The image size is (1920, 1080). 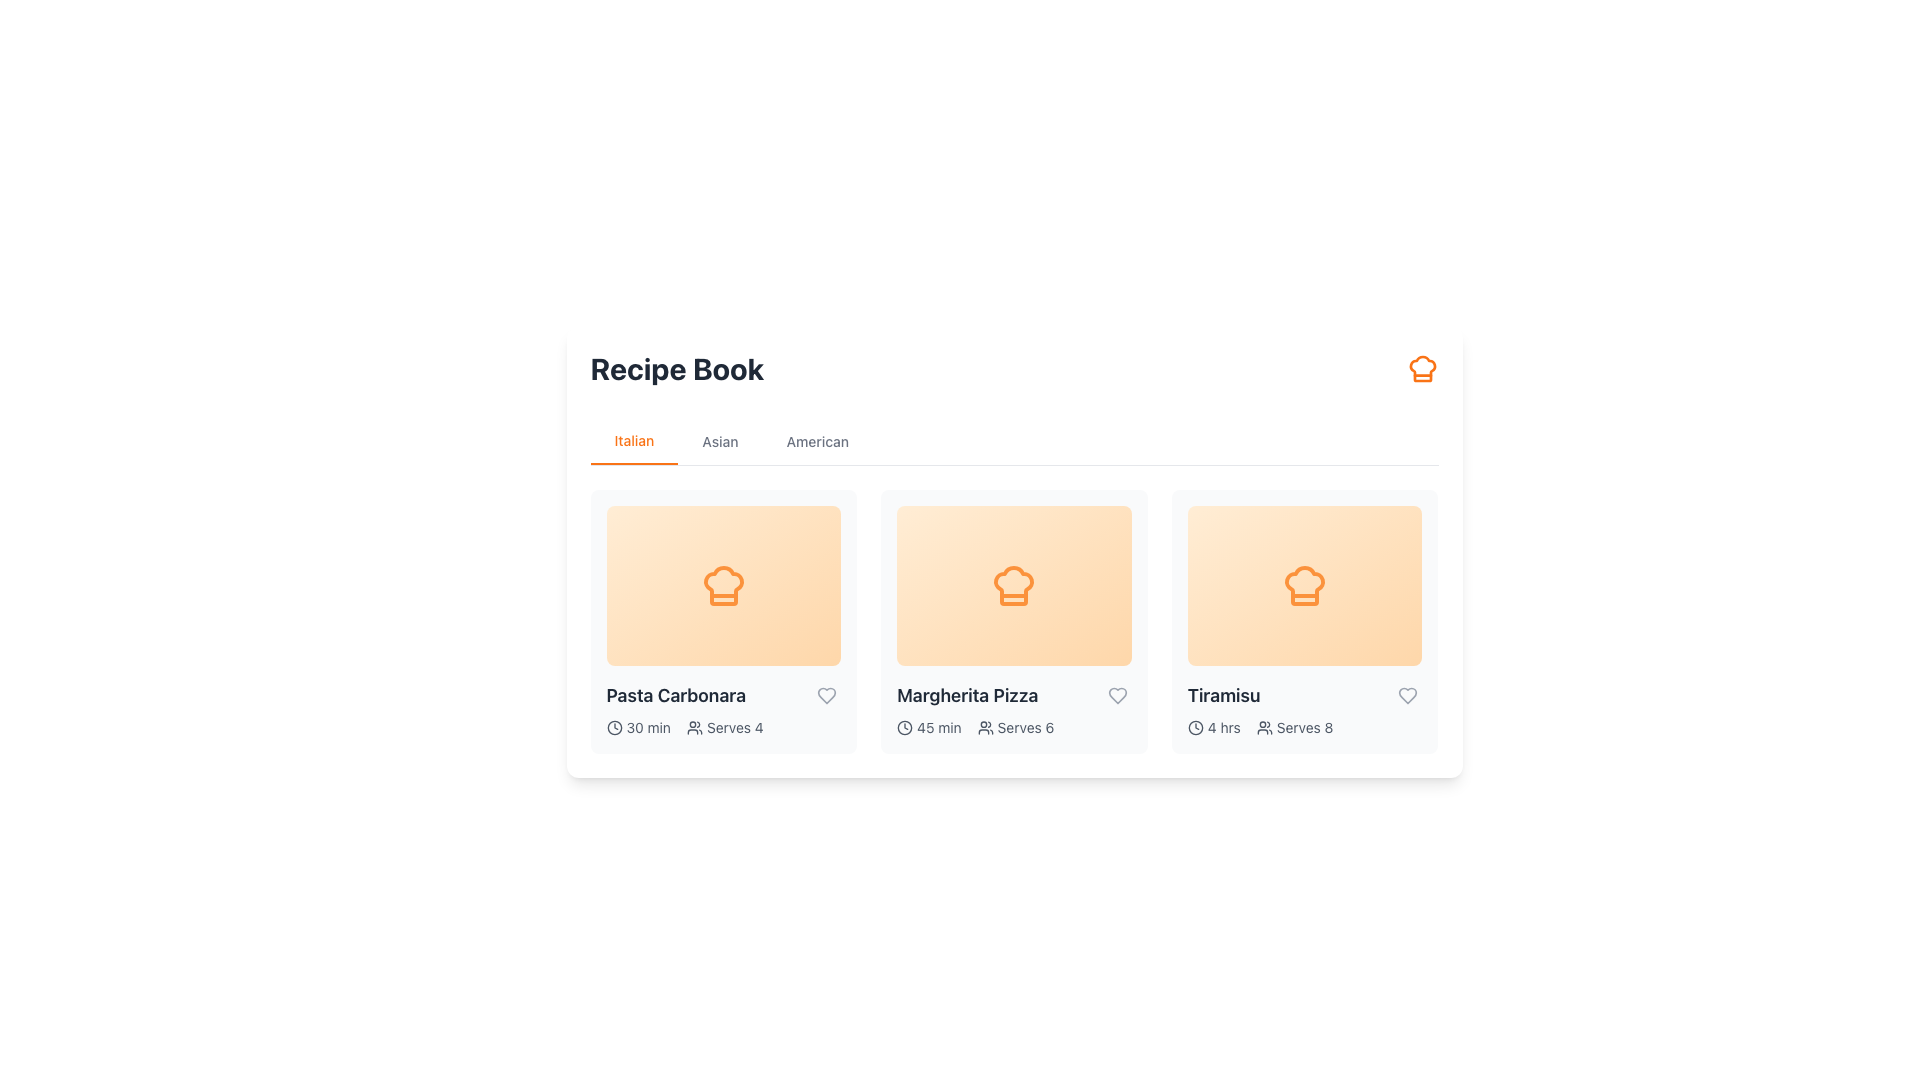 What do you see at coordinates (985, 728) in the screenshot?
I see `the user-type icon consisting of two abstract human figures, located next to the 'Serves 6' text in the 'Margherita Pizza' section` at bounding box center [985, 728].